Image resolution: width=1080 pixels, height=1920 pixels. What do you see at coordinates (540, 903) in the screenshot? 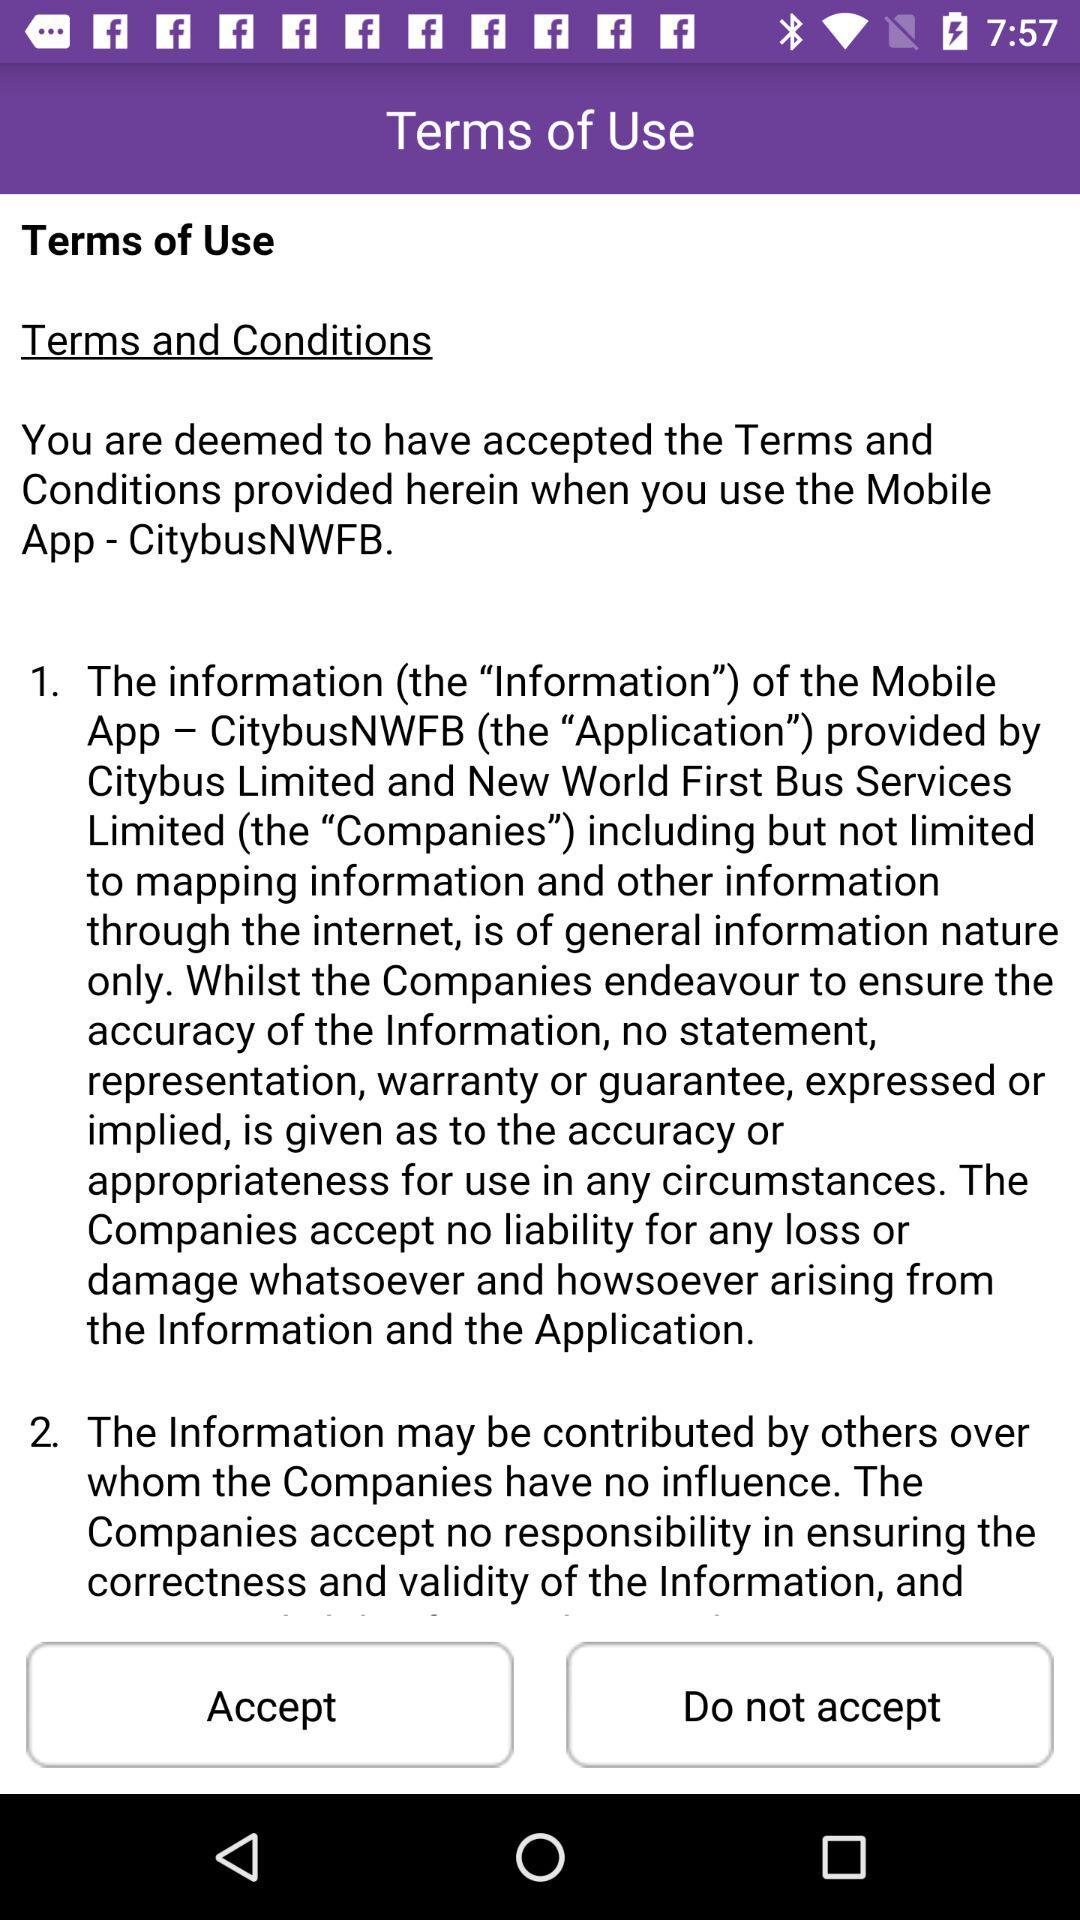
I see `conditions` at bounding box center [540, 903].